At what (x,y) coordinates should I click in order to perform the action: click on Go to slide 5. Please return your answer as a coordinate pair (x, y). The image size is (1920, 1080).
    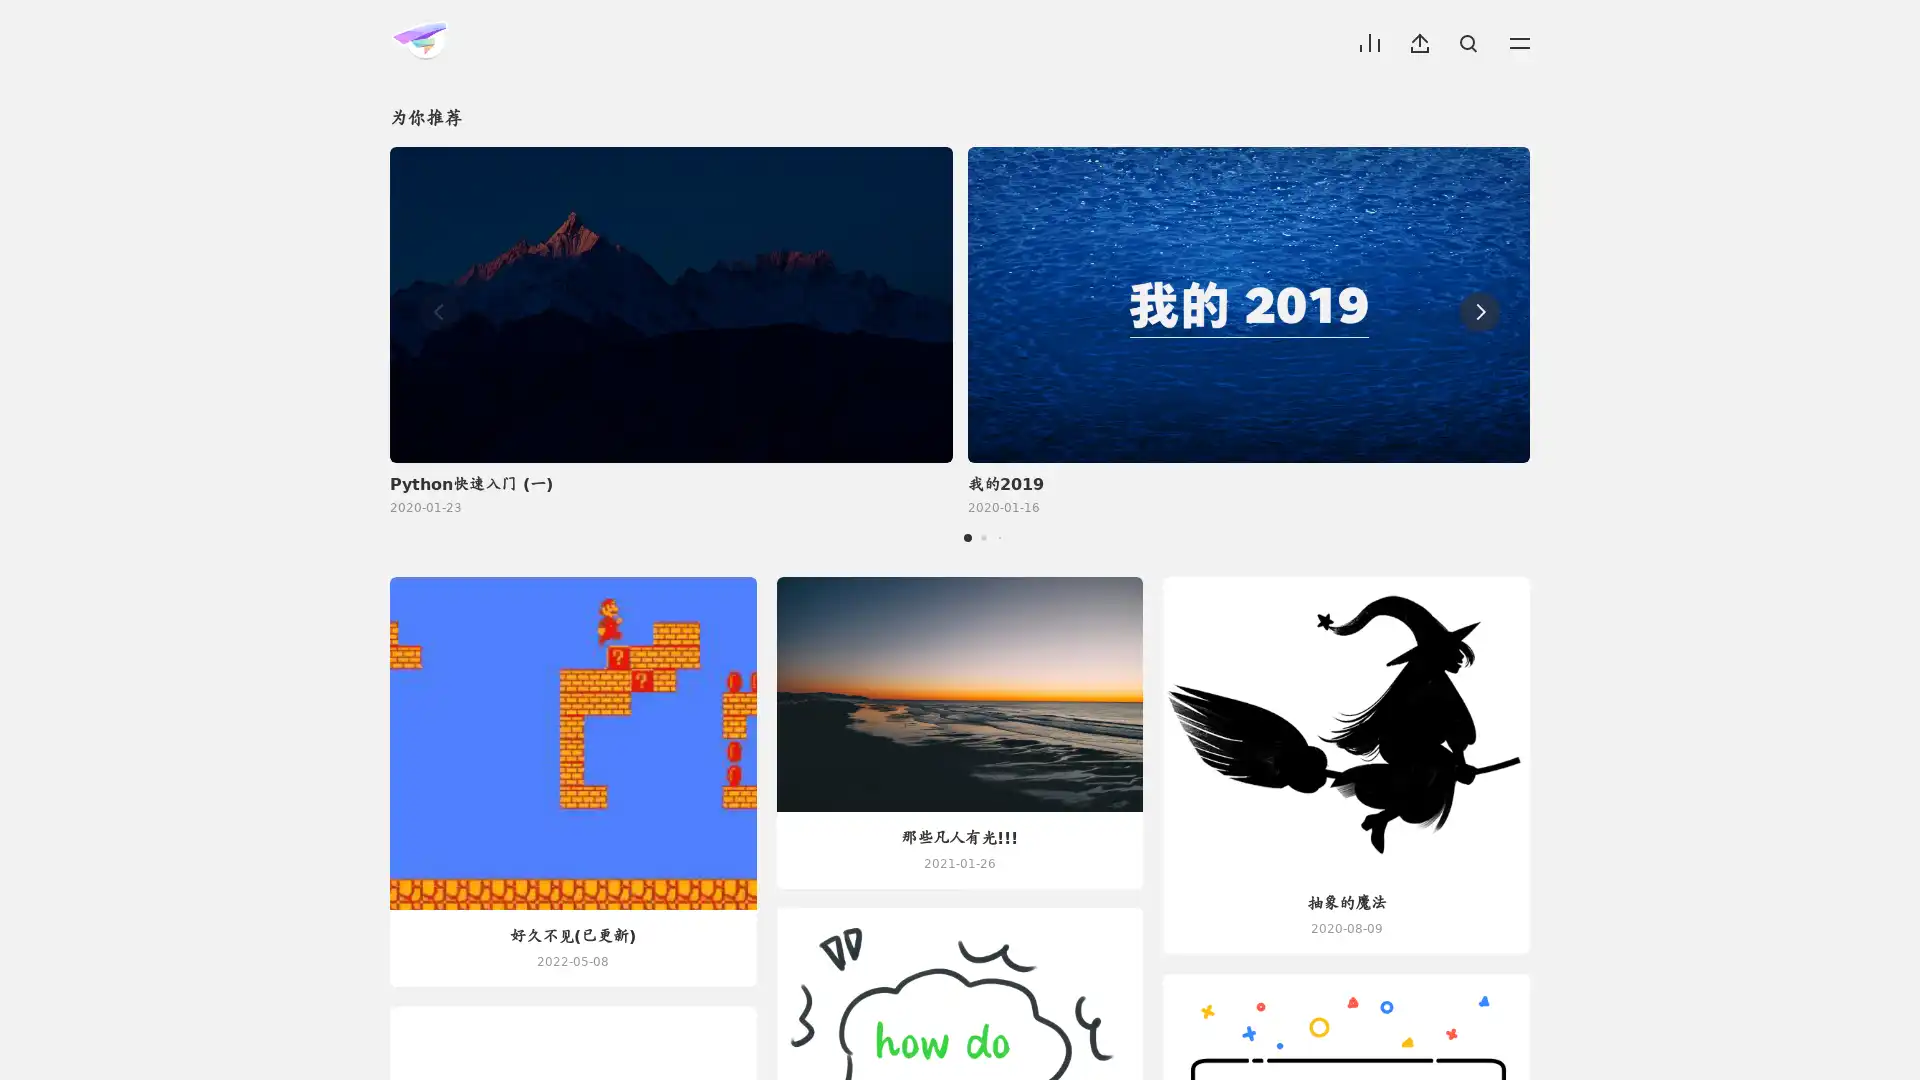
    Looking at the image, I should click on (1031, 536).